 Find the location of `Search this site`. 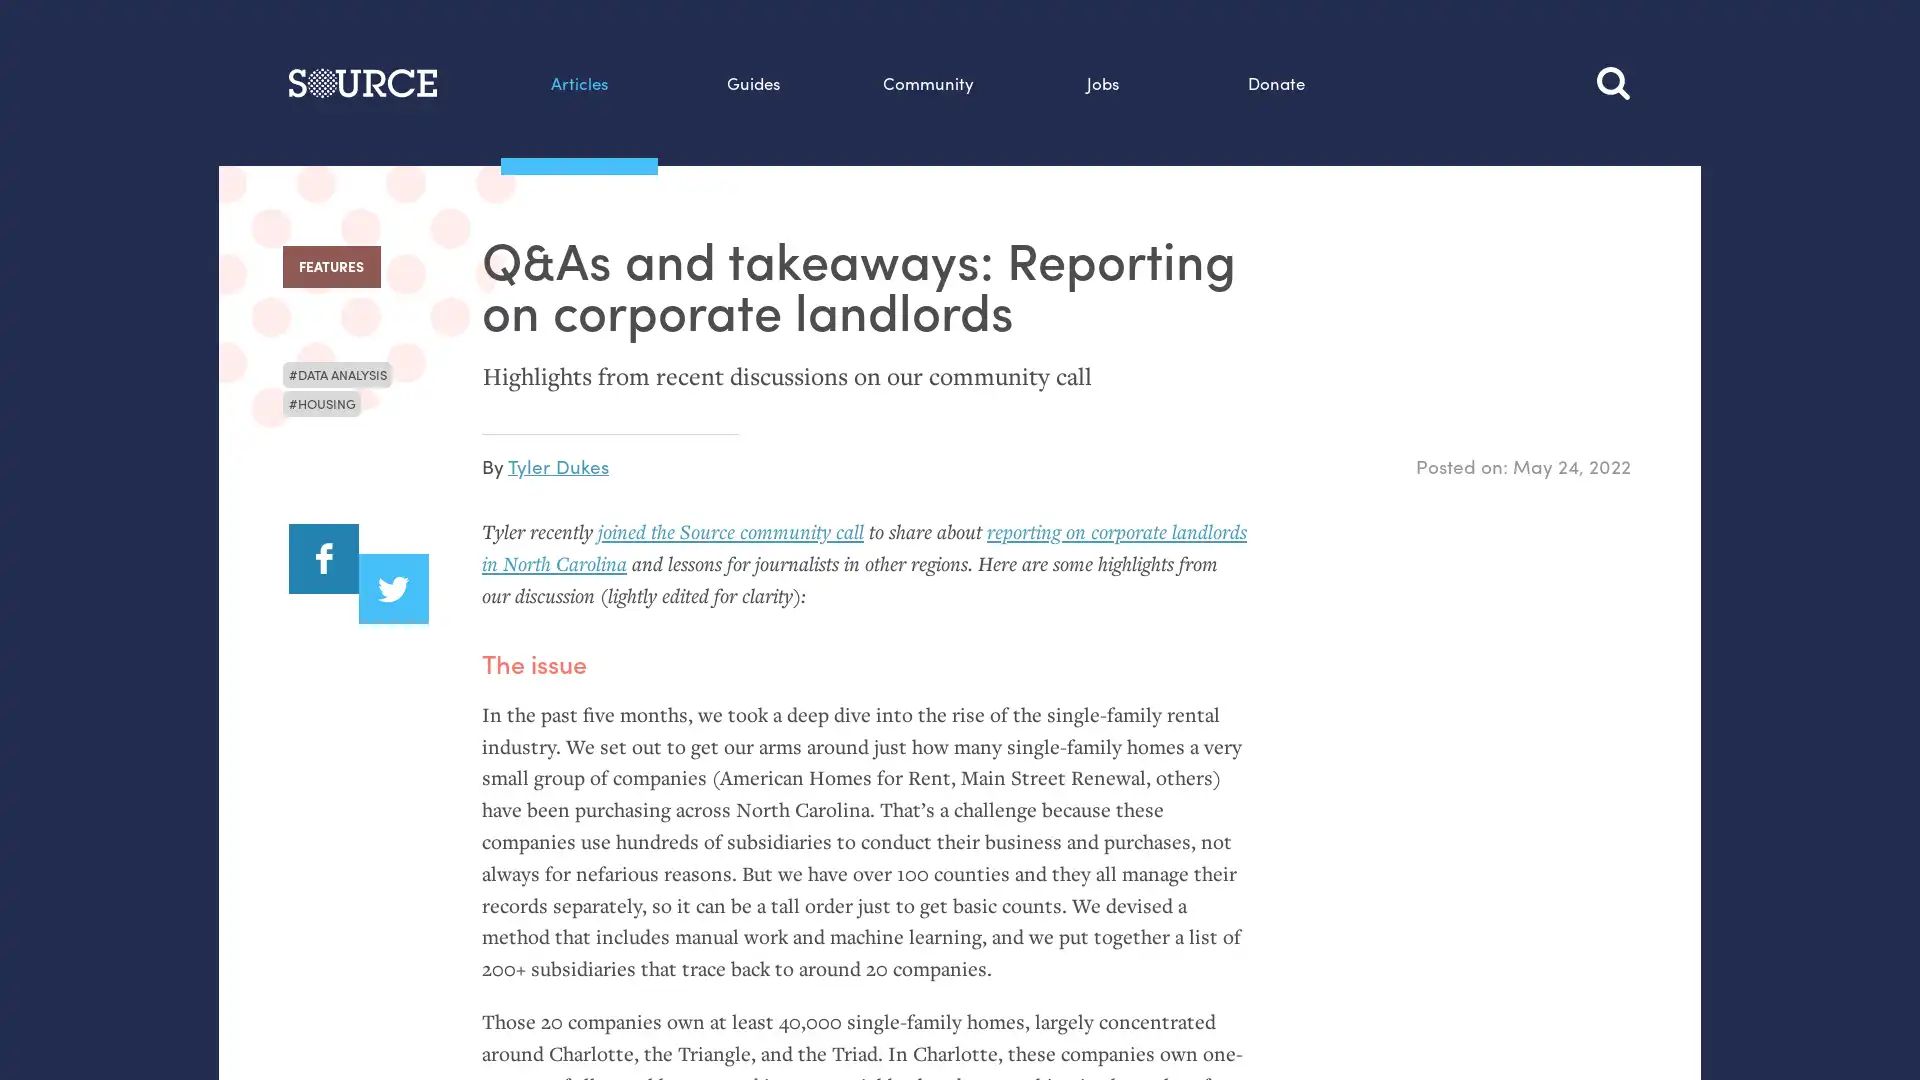

Search this site is located at coordinates (218, 165).